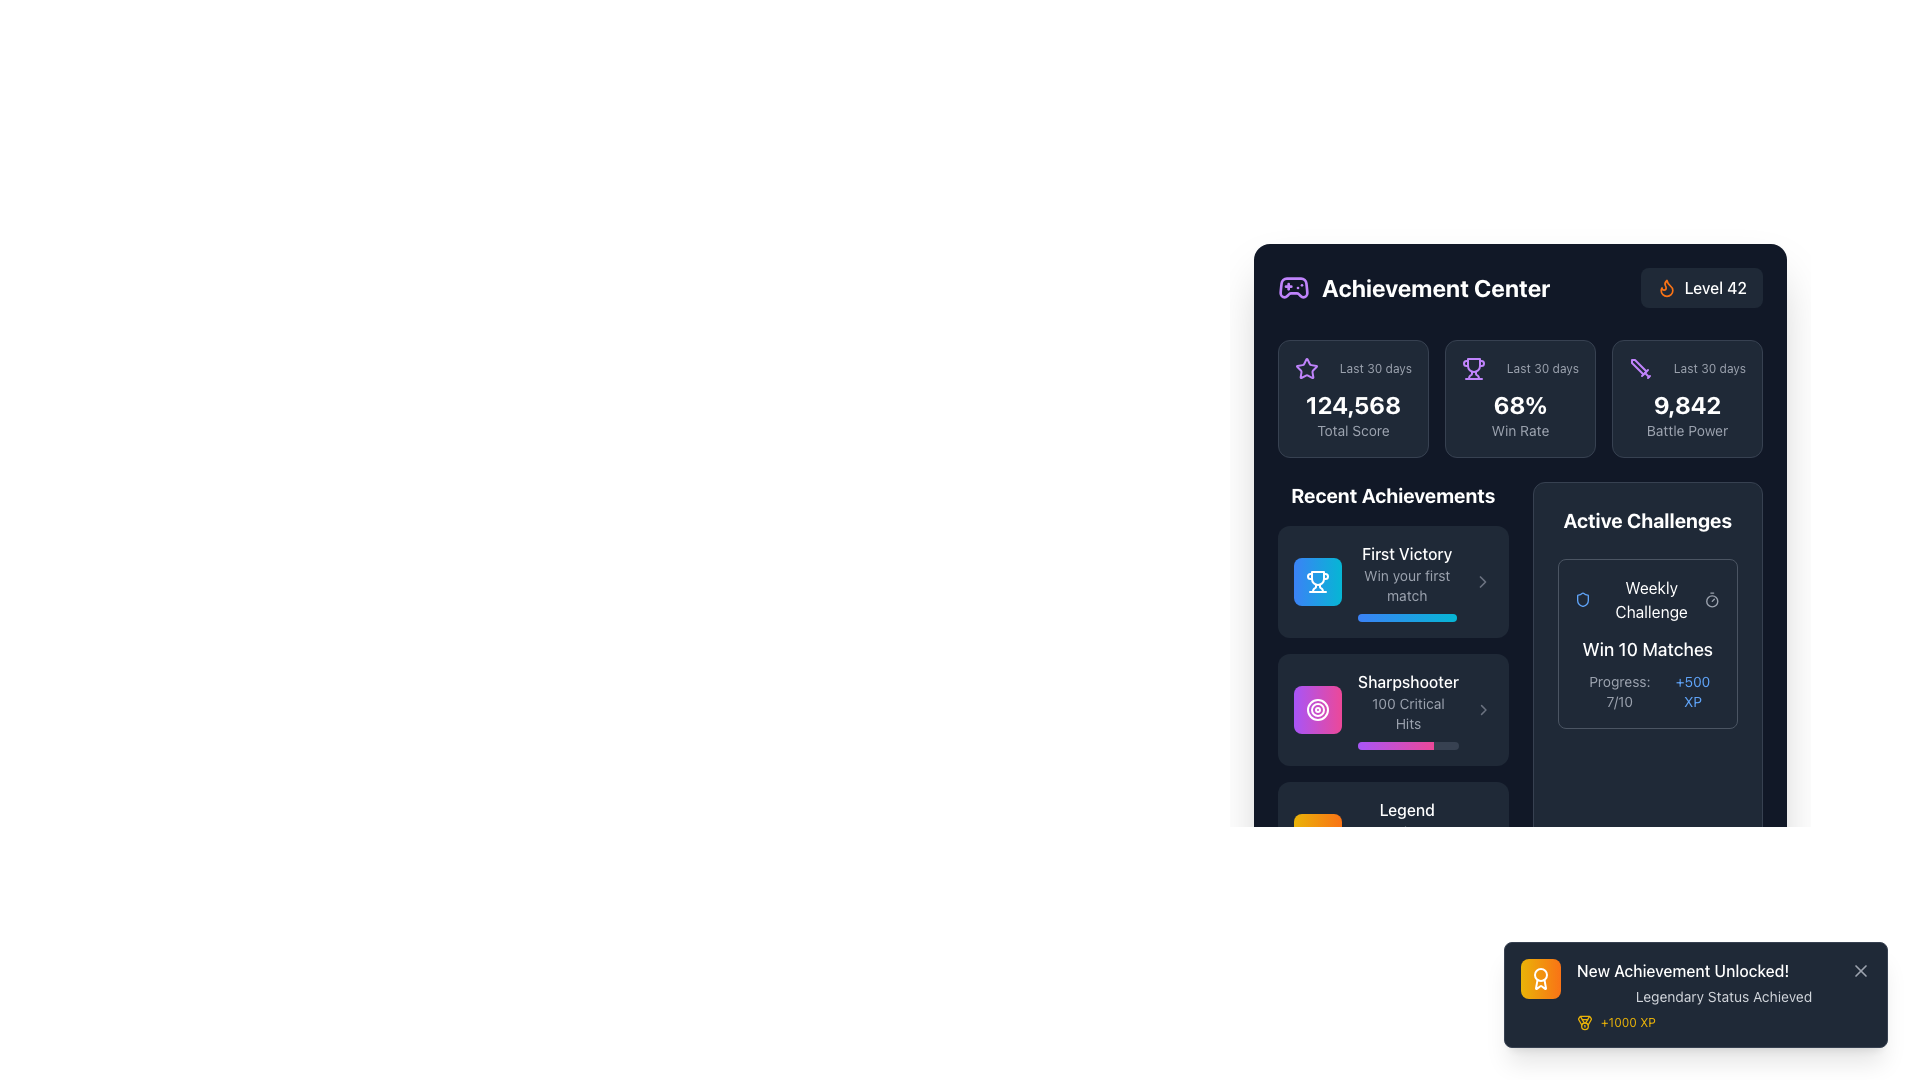 Image resolution: width=1920 pixels, height=1080 pixels. I want to click on the star icon located at the top-left of the 'Last 30 days' section, which precedes the numerical text '124,568', so click(1306, 369).